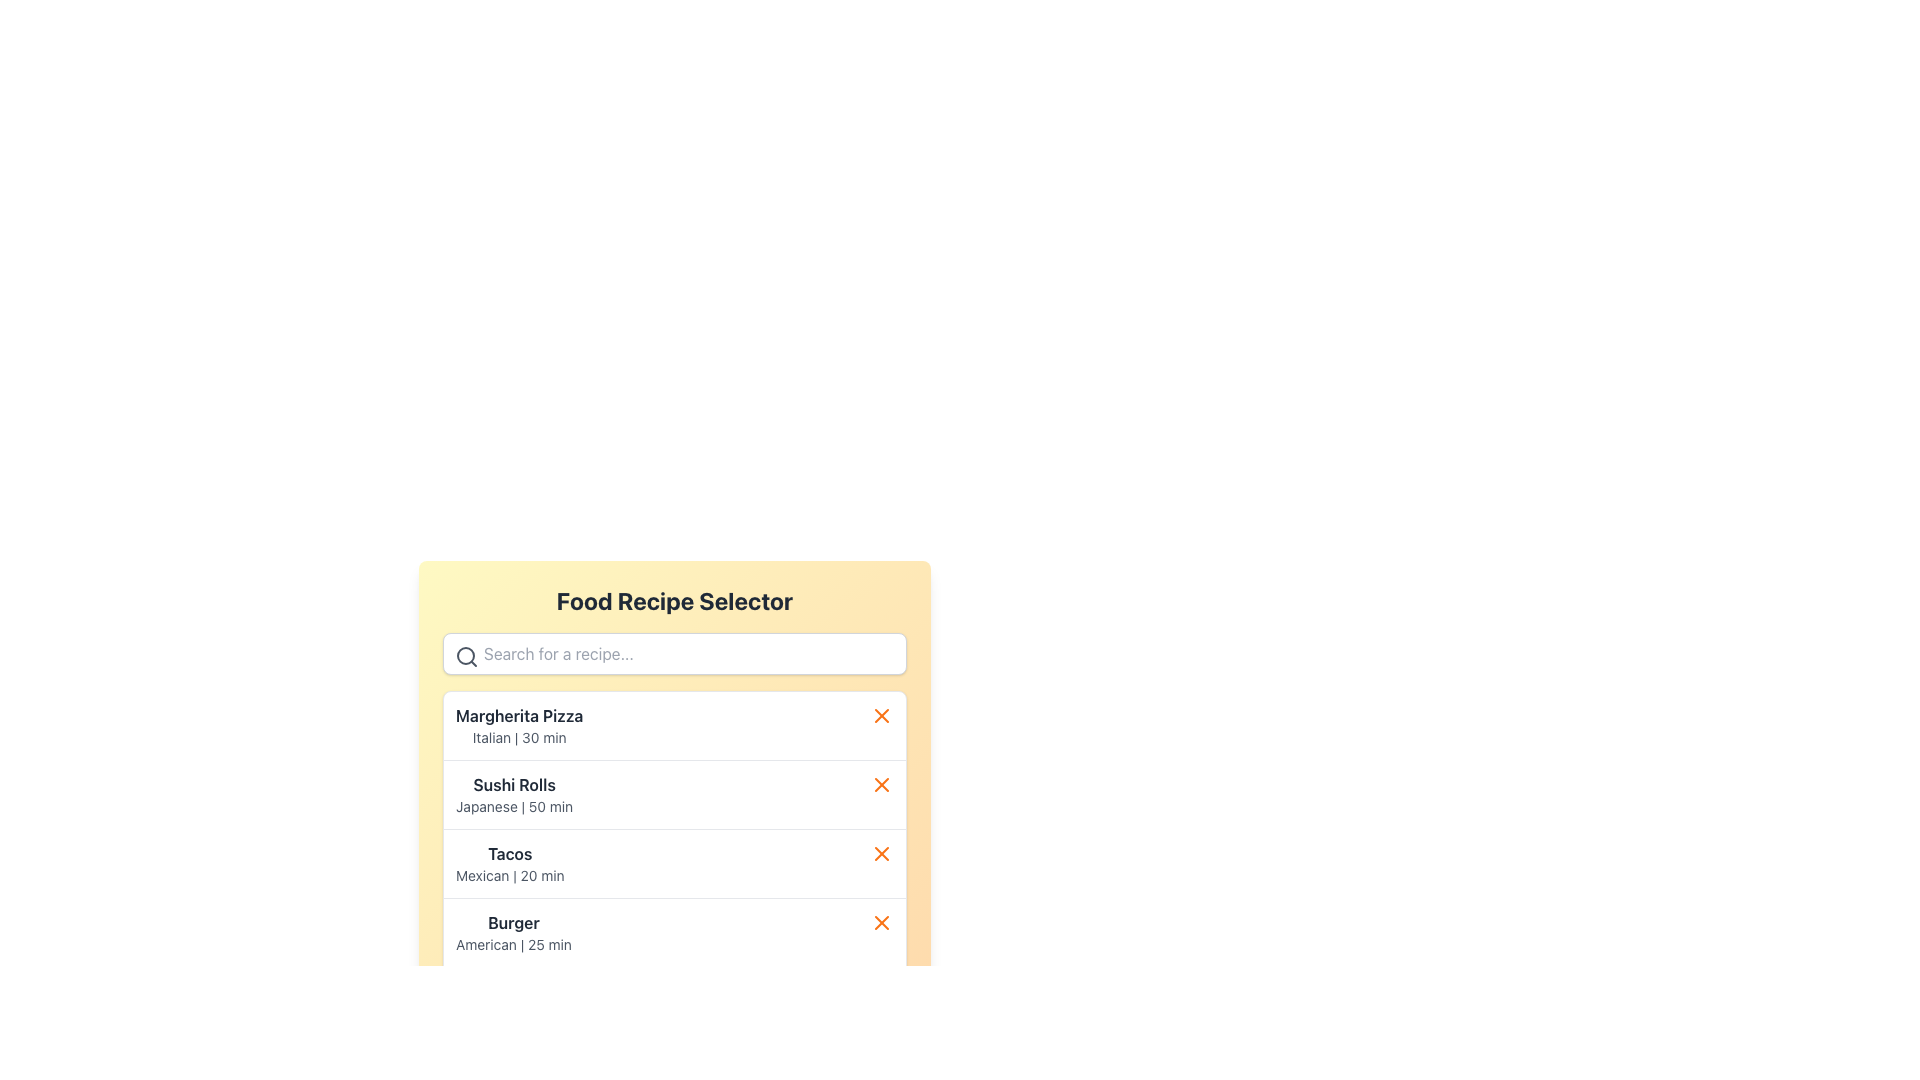  Describe the element at coordinates (510, 863) in the screenshot. I see `the text label for 'Tacos' in the Food Recipe Selector` at that location.